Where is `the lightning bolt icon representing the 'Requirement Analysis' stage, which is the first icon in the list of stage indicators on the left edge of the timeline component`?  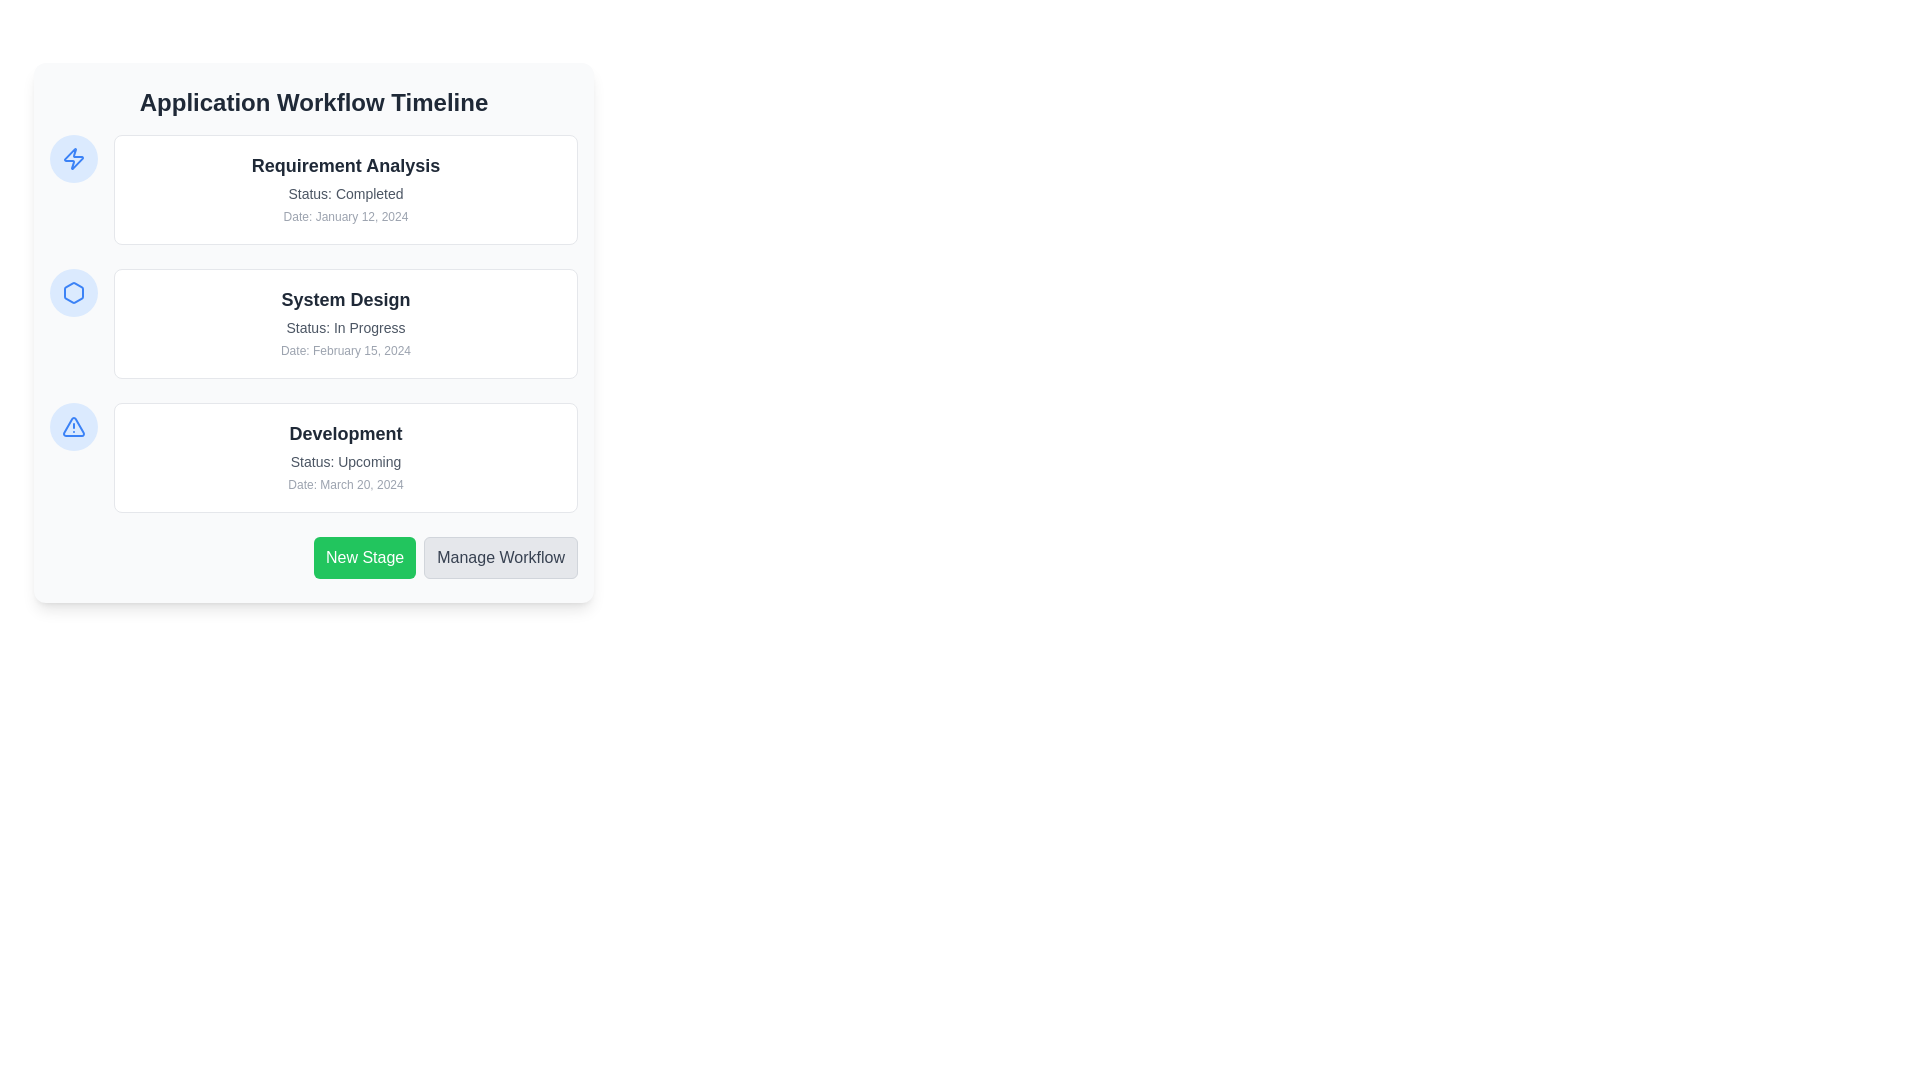
the lightning bolt icon representing the 'Requirement Analysis' stage, which is the first icon in the list of stage indicators on the left edge of the timeline component is located at coordinates (73, 157).